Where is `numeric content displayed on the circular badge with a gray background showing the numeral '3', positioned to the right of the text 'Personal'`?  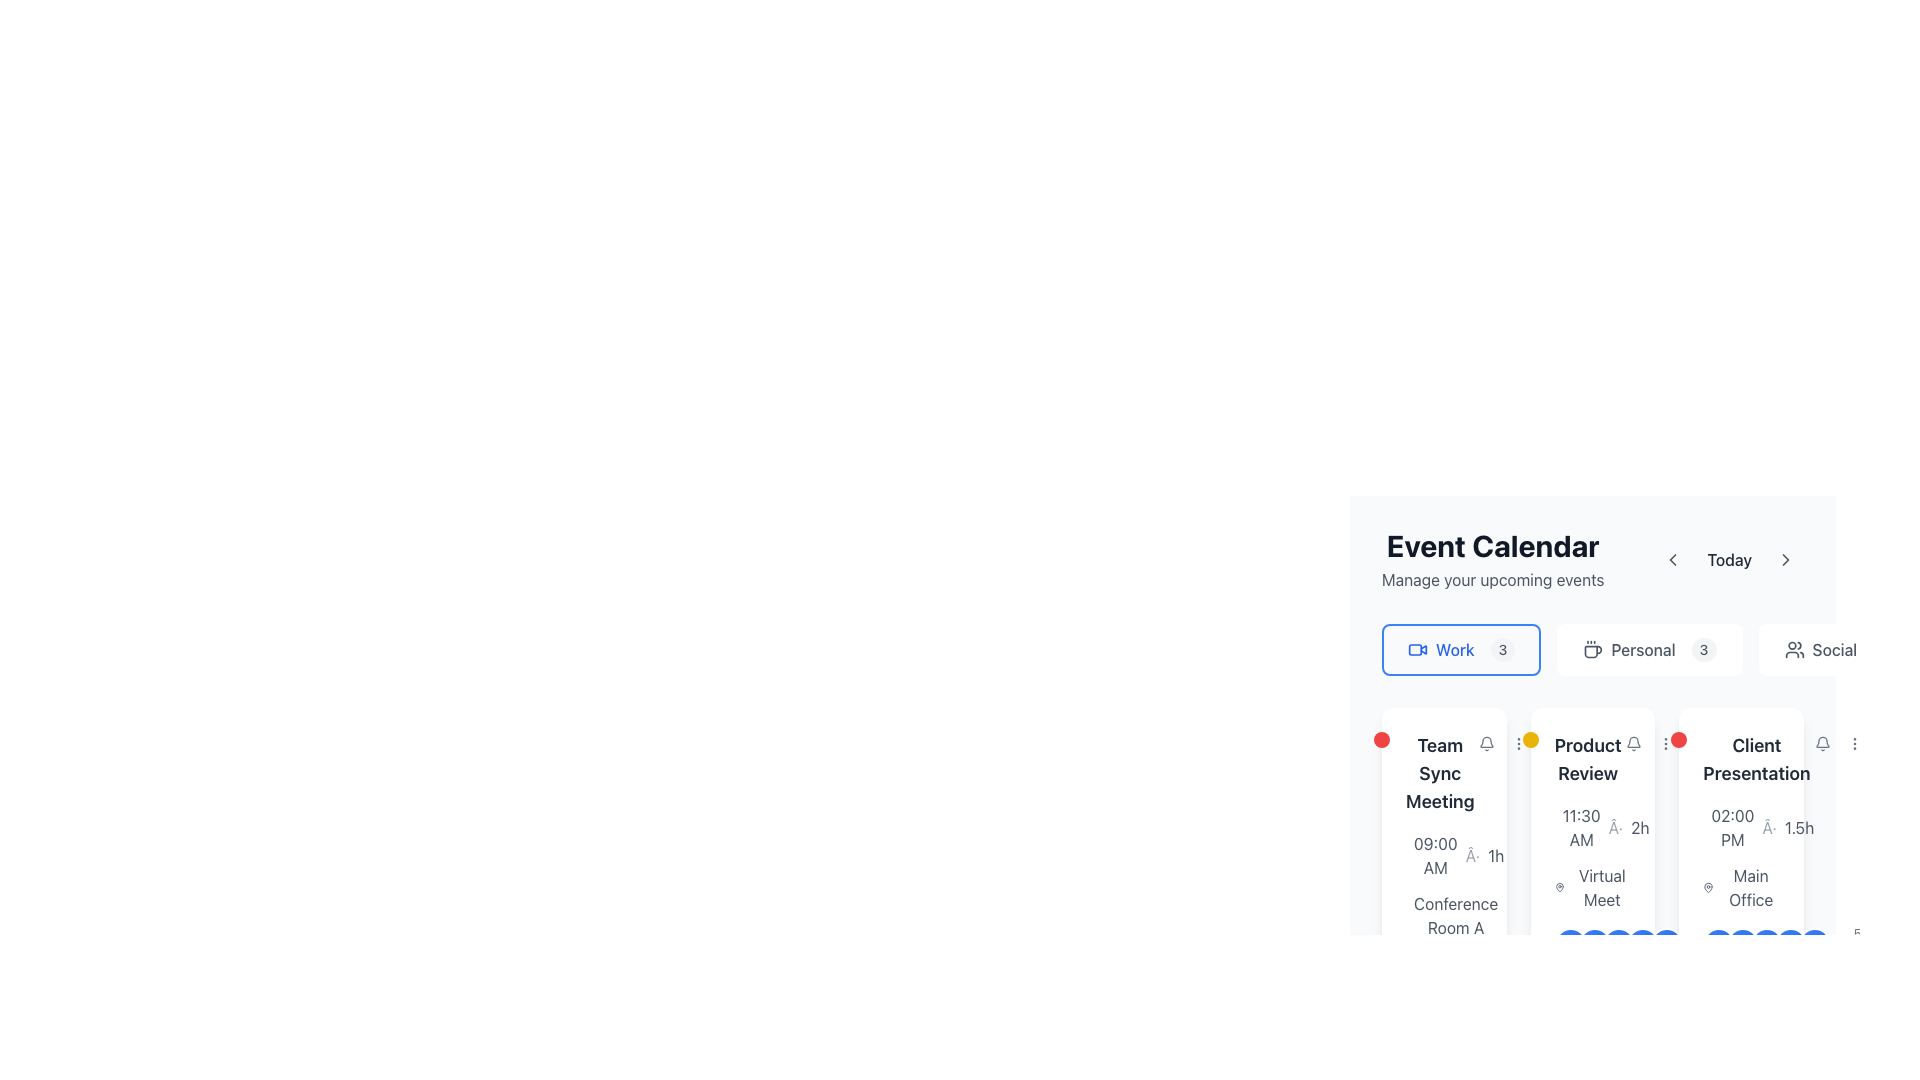 numeric content displayed on the circular badge with a gray background showing the numeral '3', positioned to the right of the text 'Personal' is located at coordinates (1703, 650).